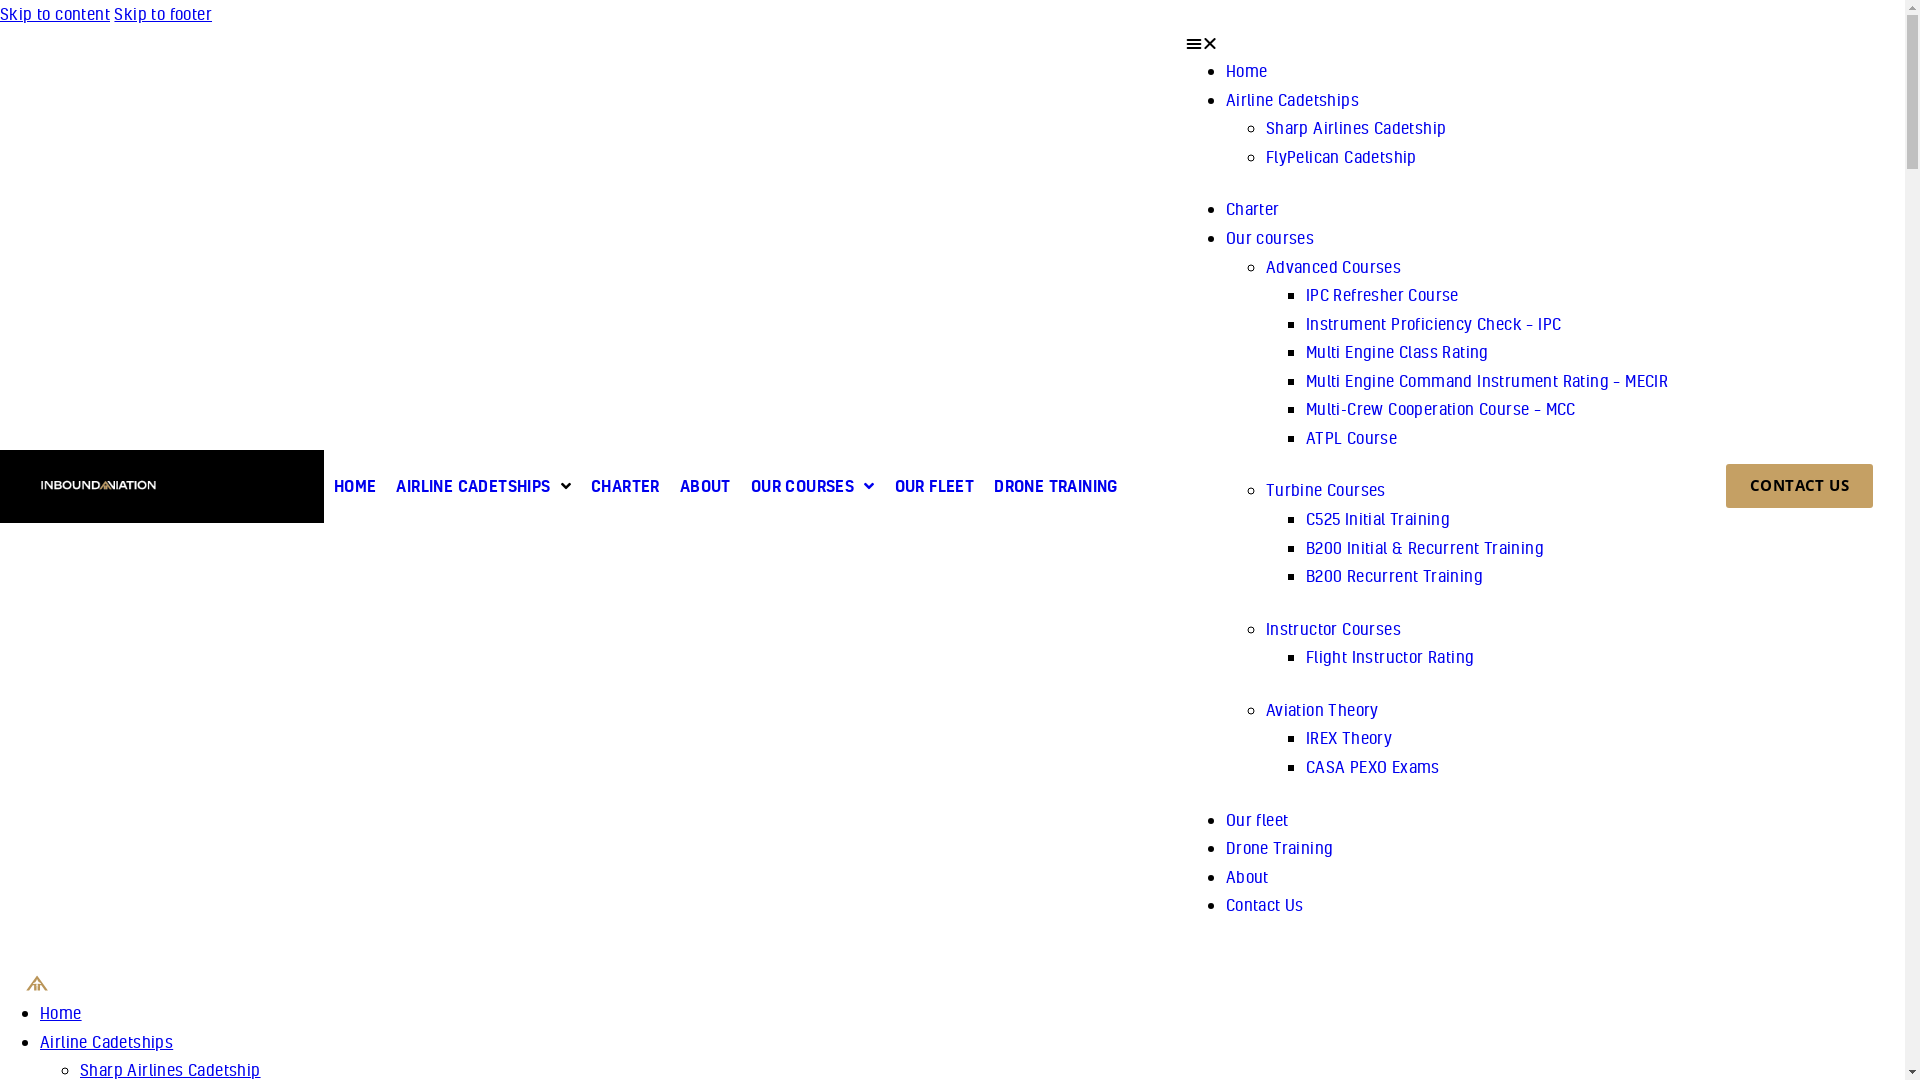  Describe the element at coordinates (624, 486) in the screenshot. I see `'CHARTER'` at that location.